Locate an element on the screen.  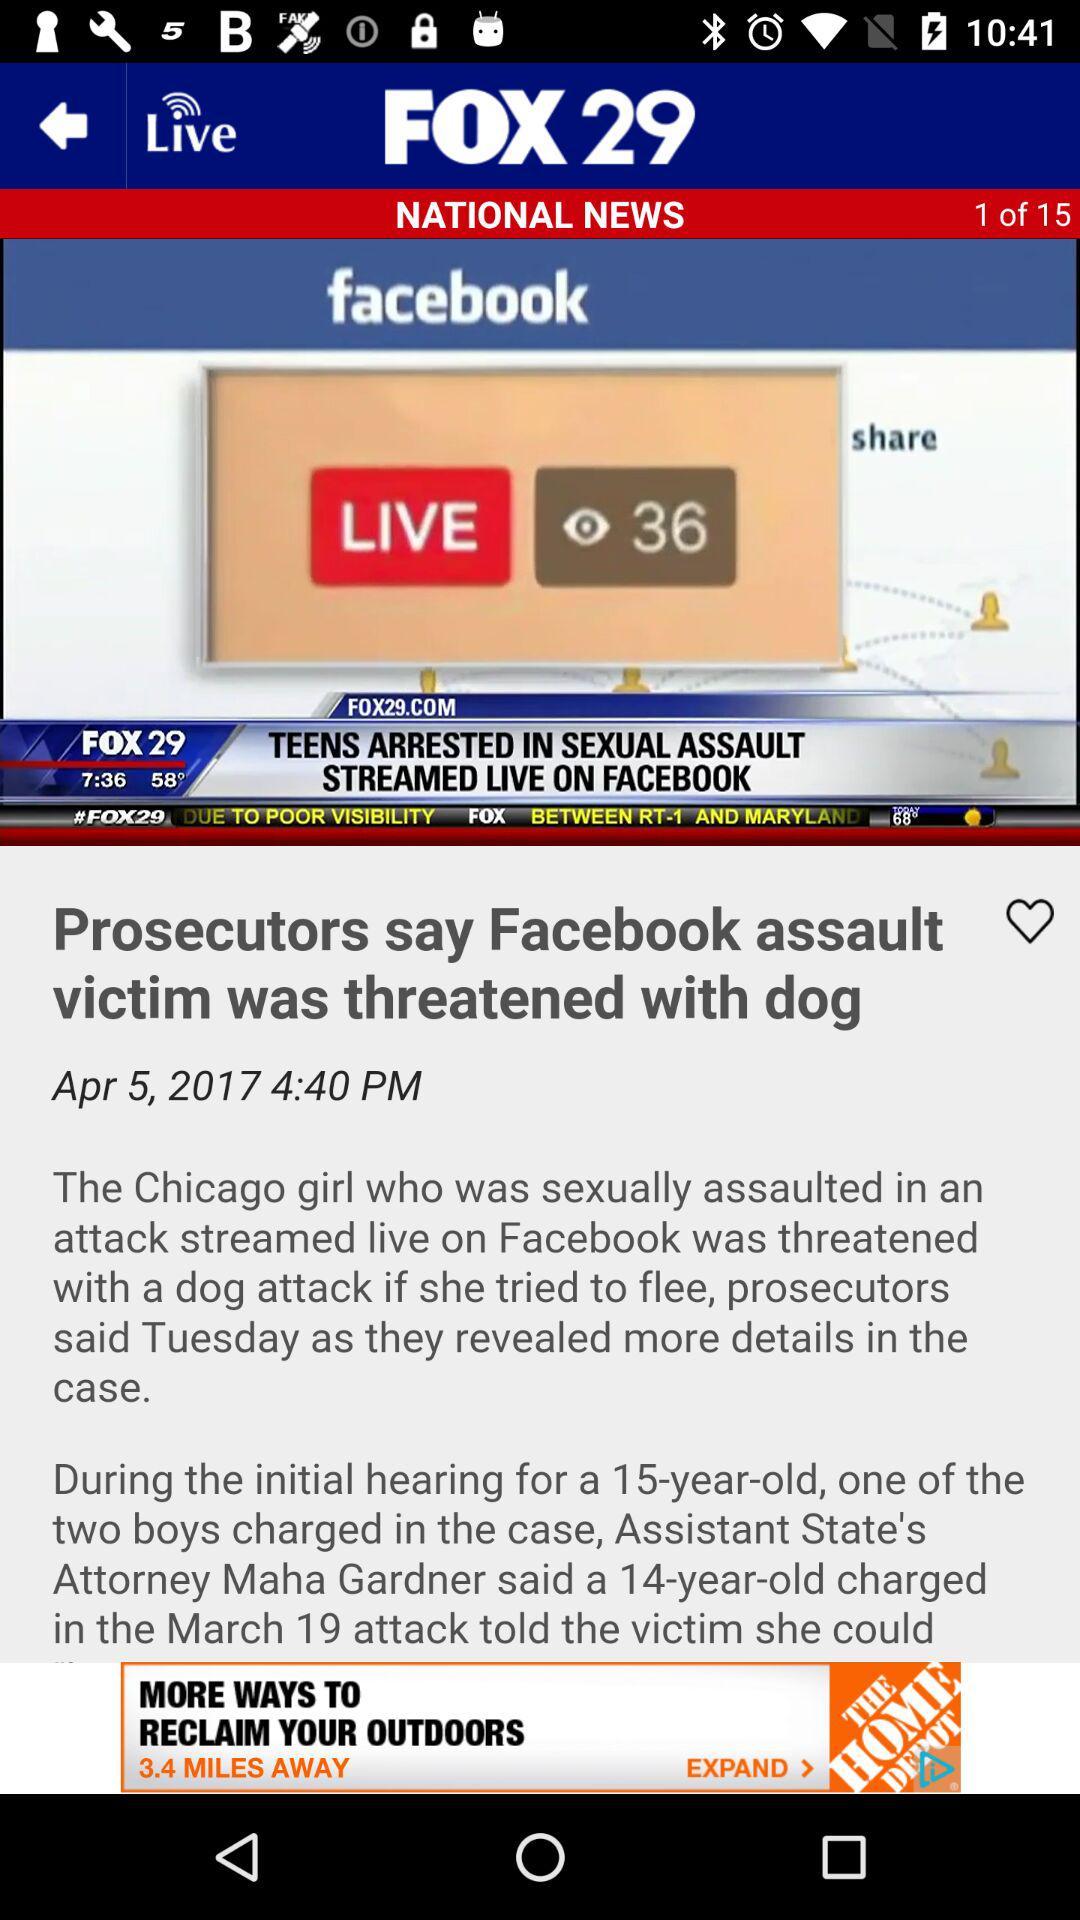
the sliders icon is located at coordinates (540, 124).